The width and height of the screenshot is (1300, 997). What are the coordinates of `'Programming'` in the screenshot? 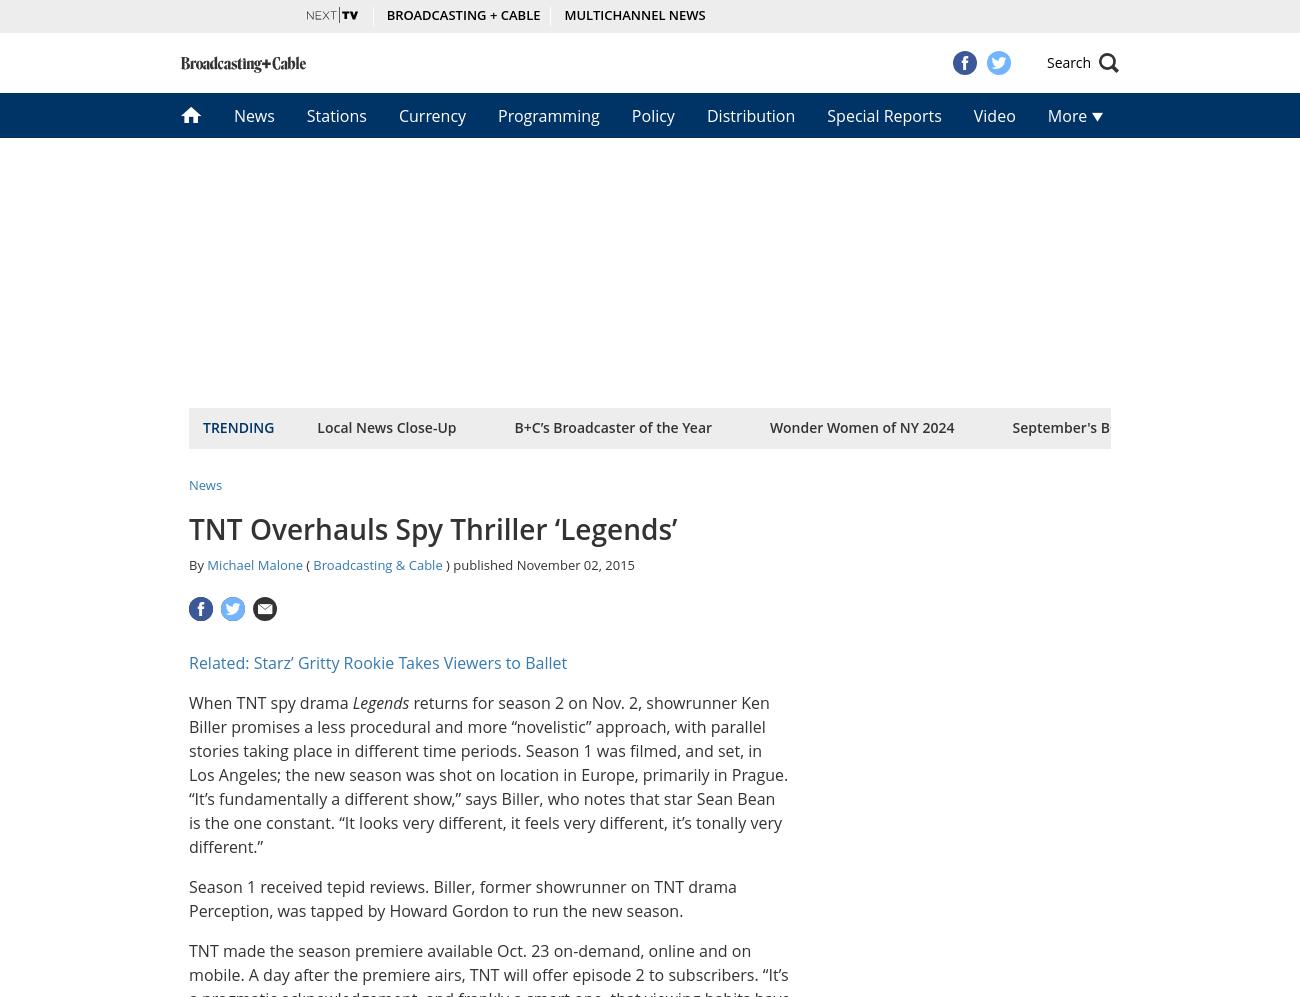 It's located at (547, 115).